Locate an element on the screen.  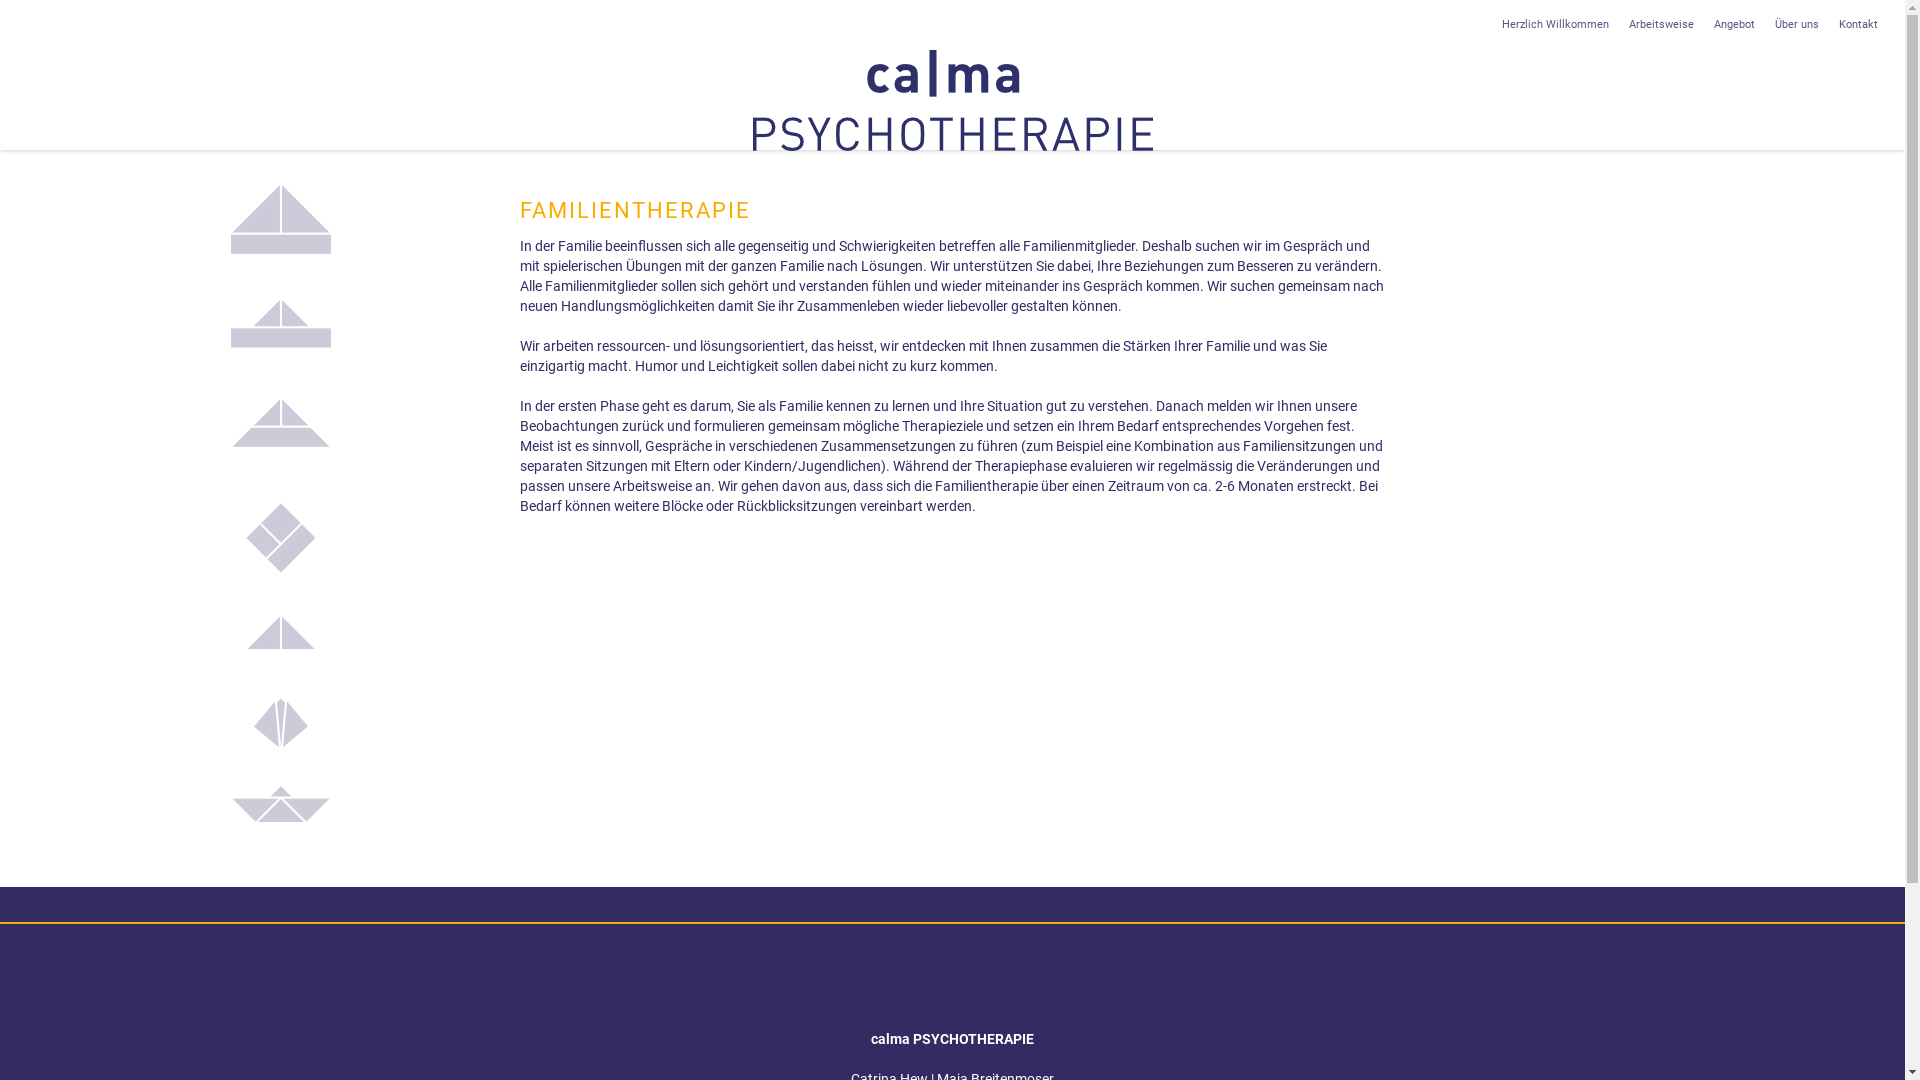
'Arbeitsweise' is located at coordinates (1660, 24).